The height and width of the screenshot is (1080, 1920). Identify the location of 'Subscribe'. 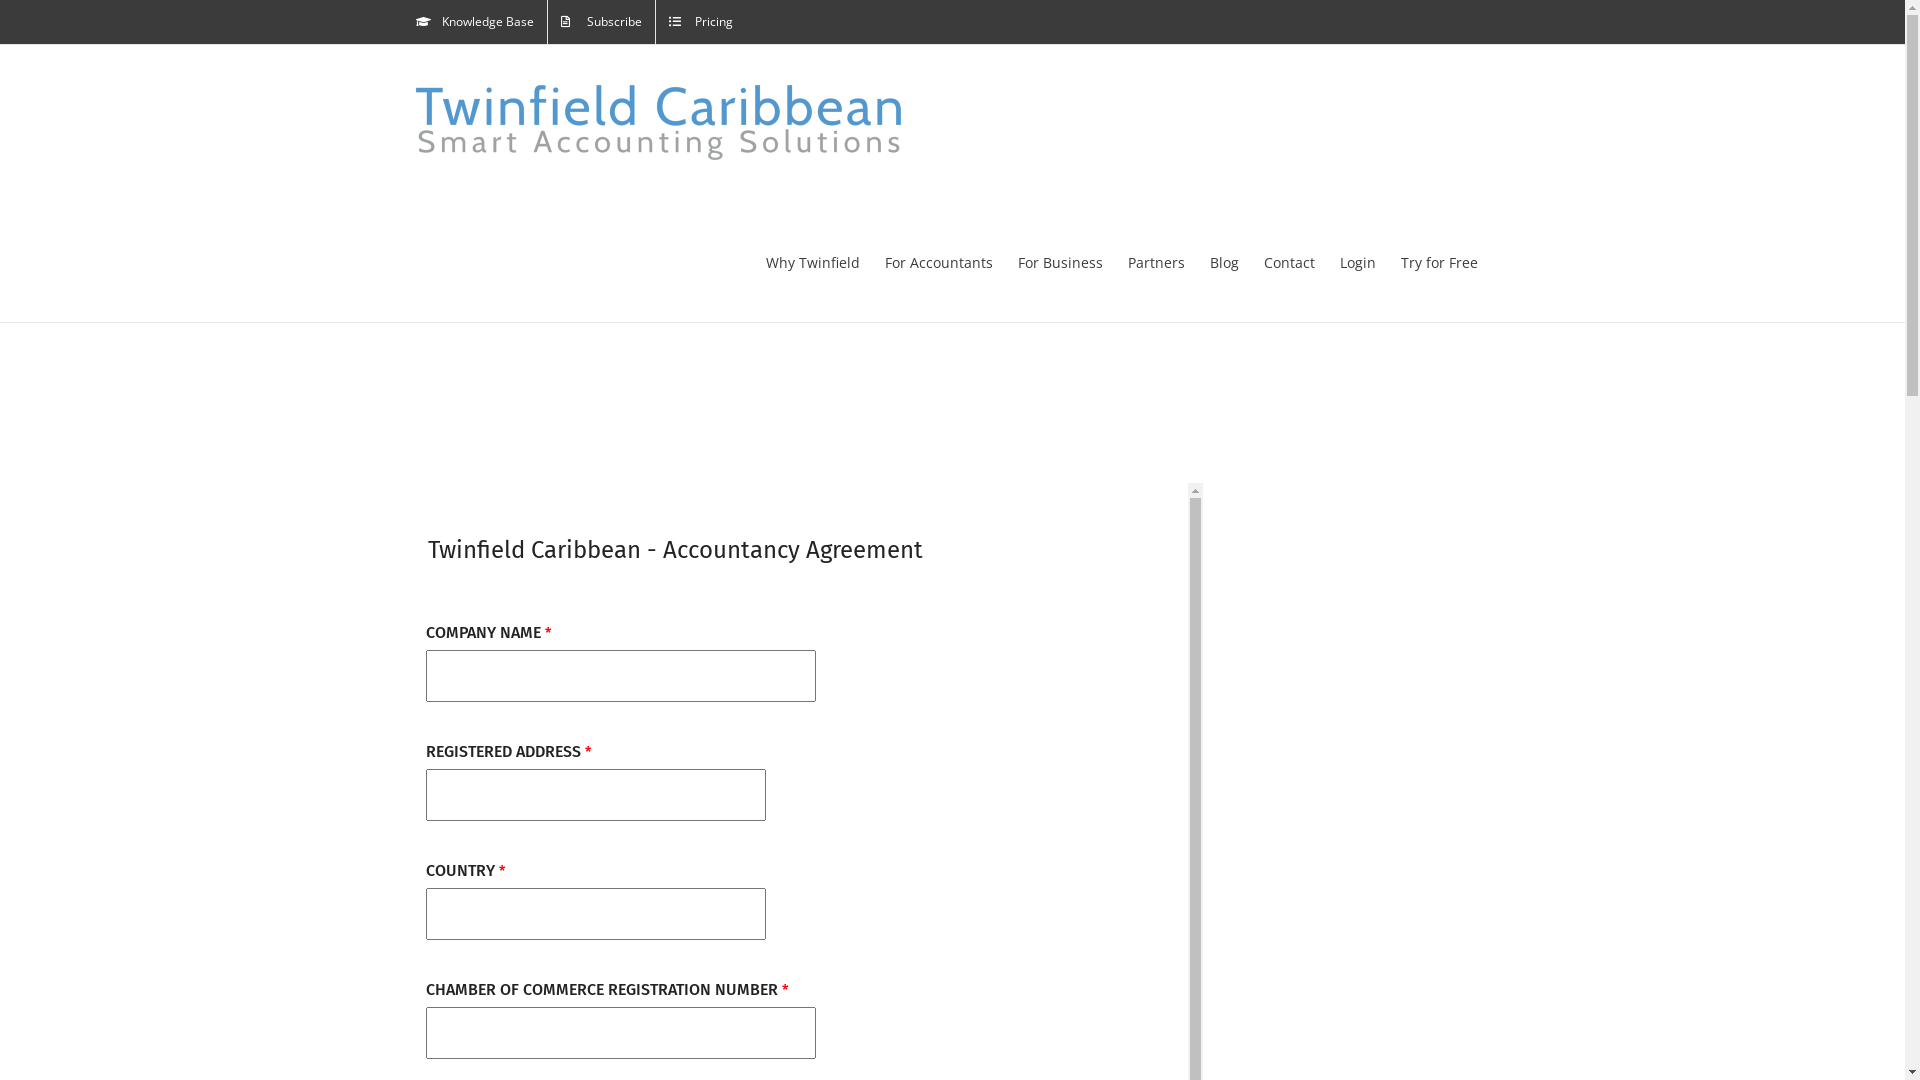
(600, 22).